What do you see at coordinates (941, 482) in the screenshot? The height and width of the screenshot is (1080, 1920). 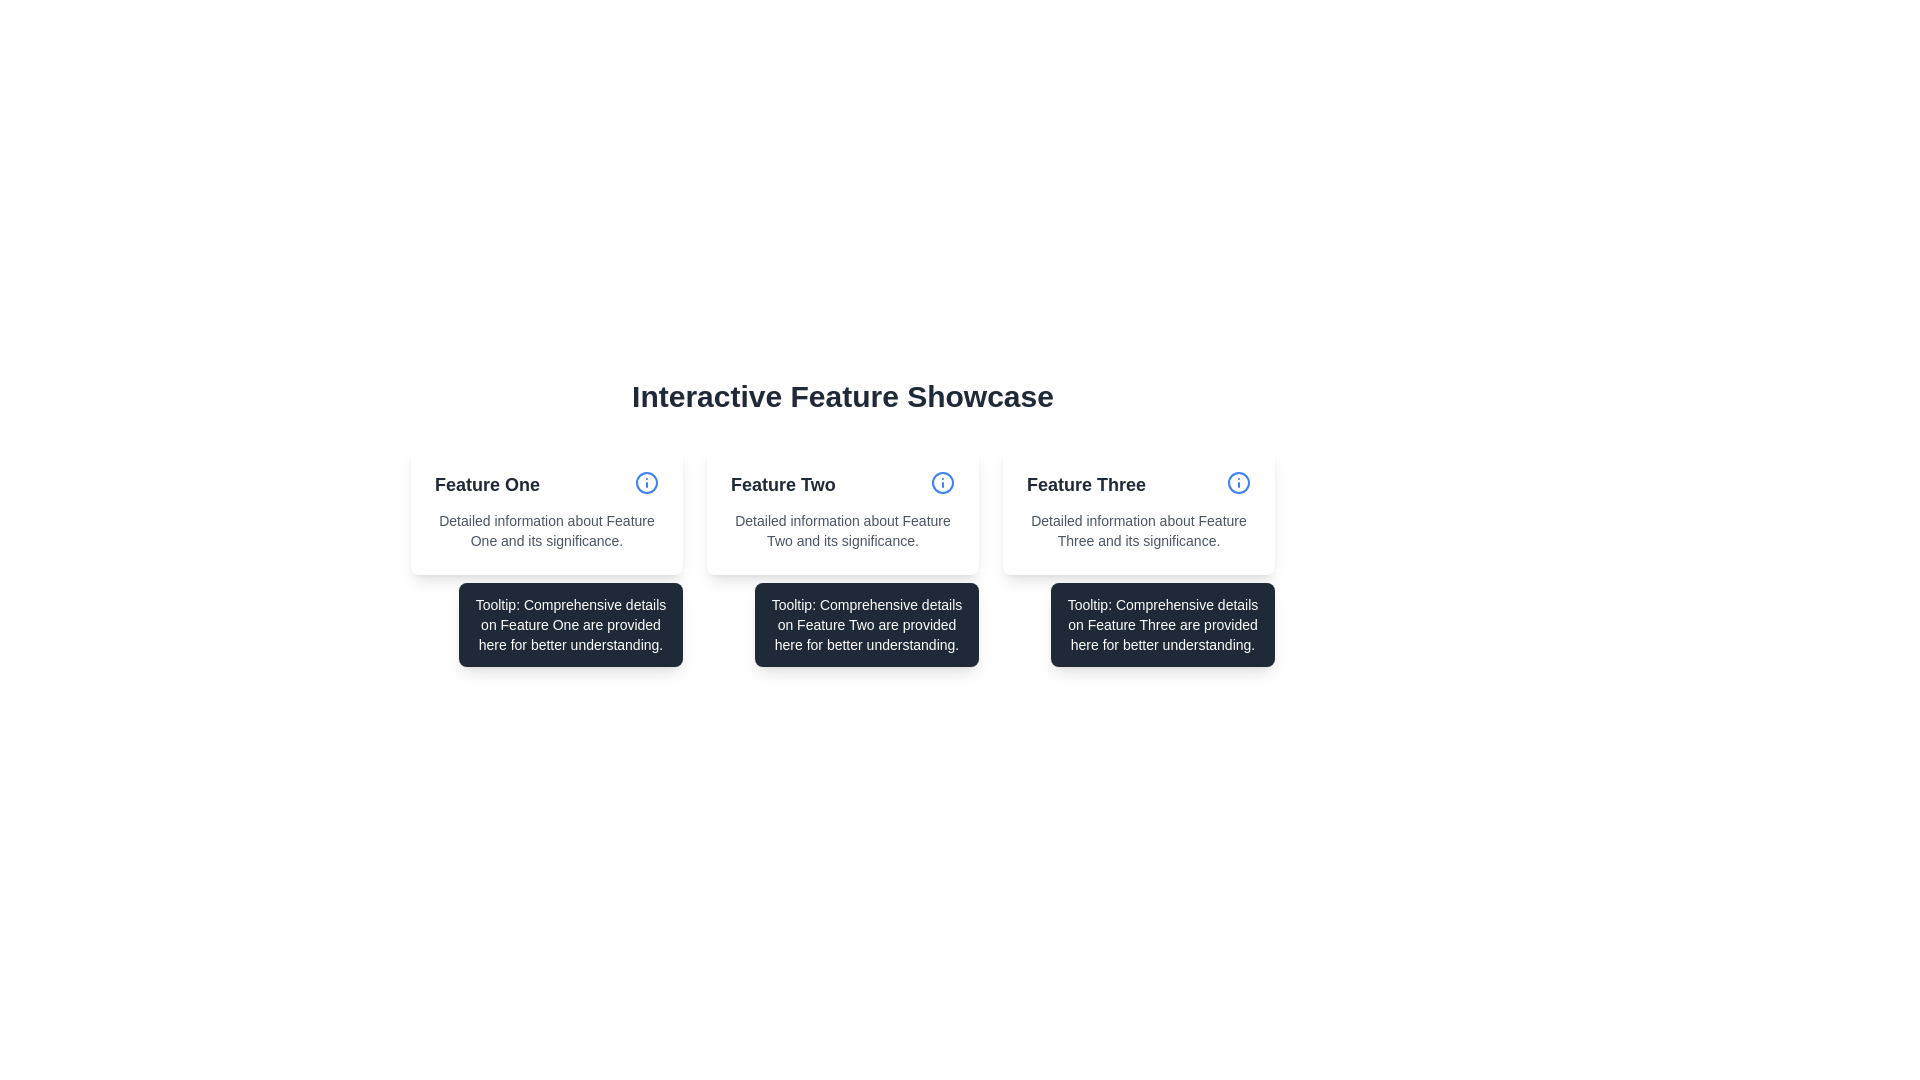 I see `the interactive icon in the 'Feature Two' section under the headline 'Interactive Feature Showcase'` at bounding box center [941, 482].